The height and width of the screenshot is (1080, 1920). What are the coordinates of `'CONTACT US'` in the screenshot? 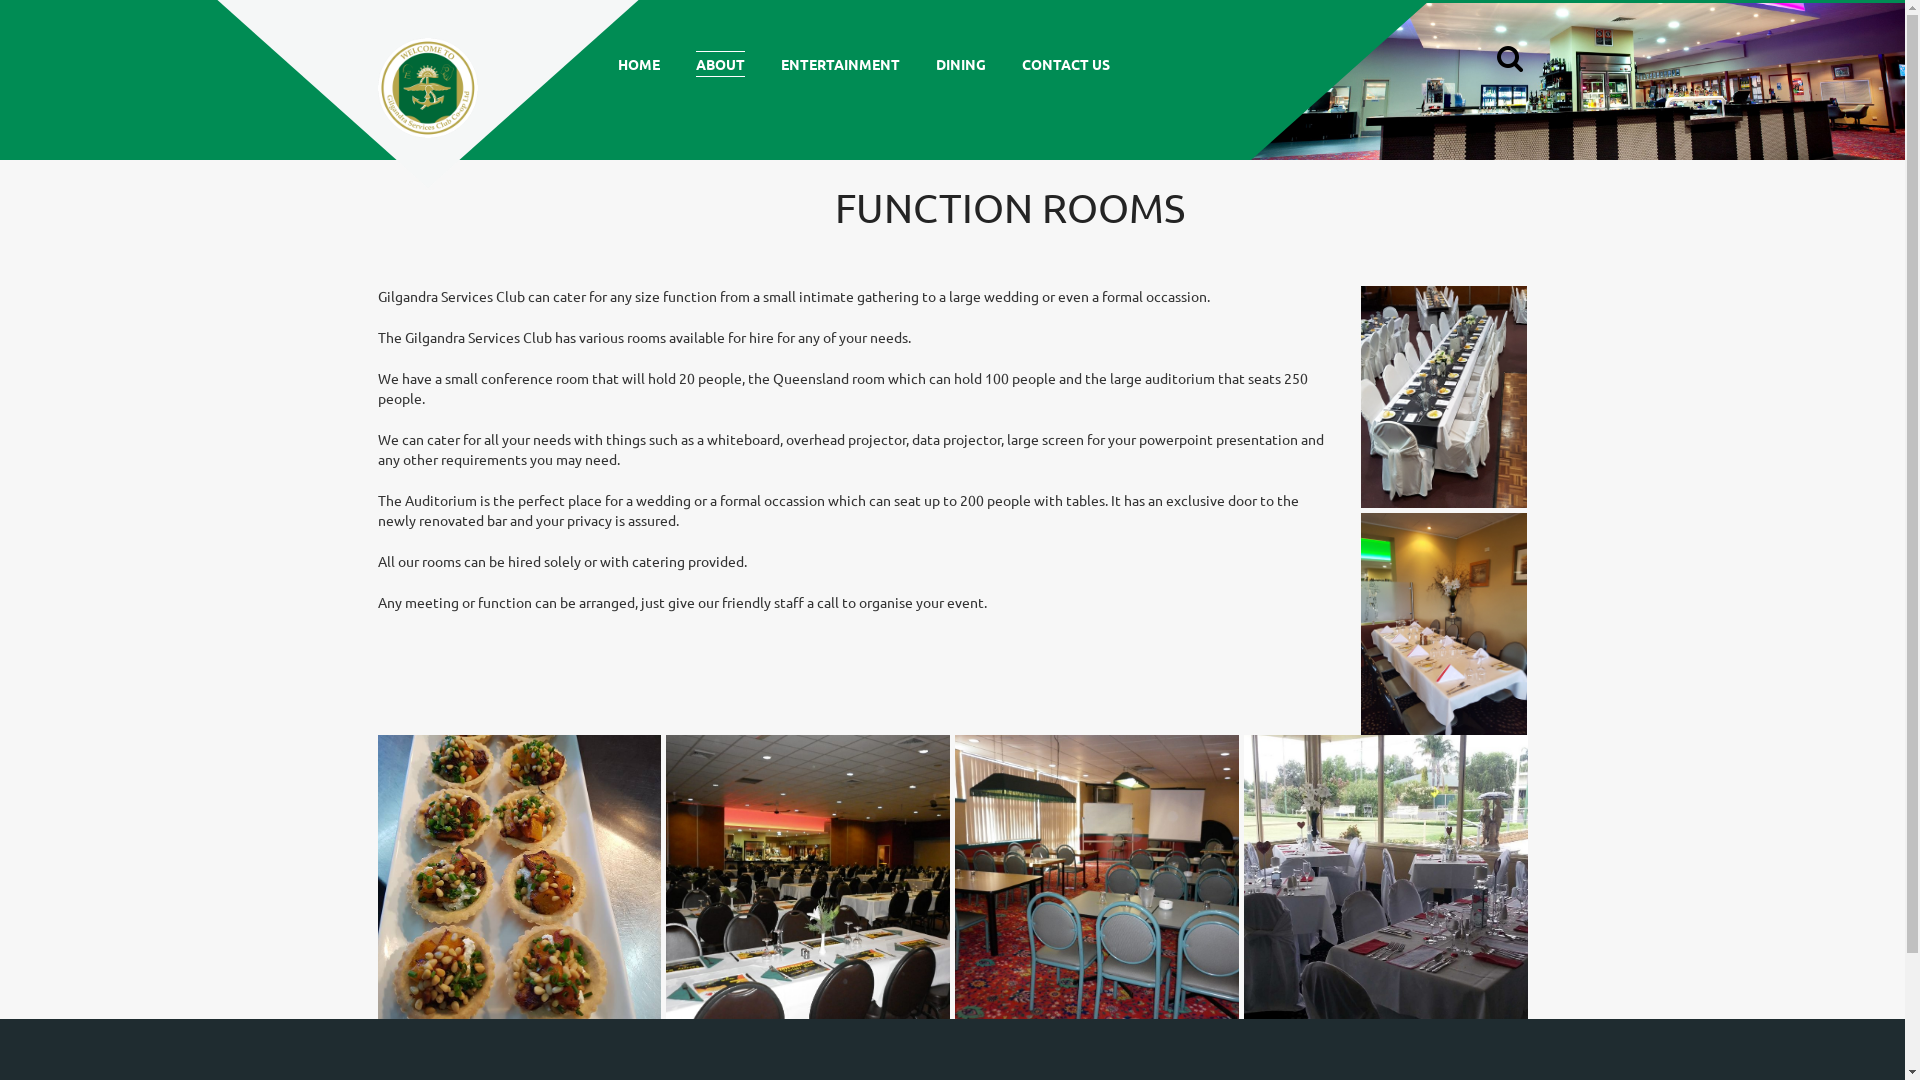 It's located at (1064, 63).